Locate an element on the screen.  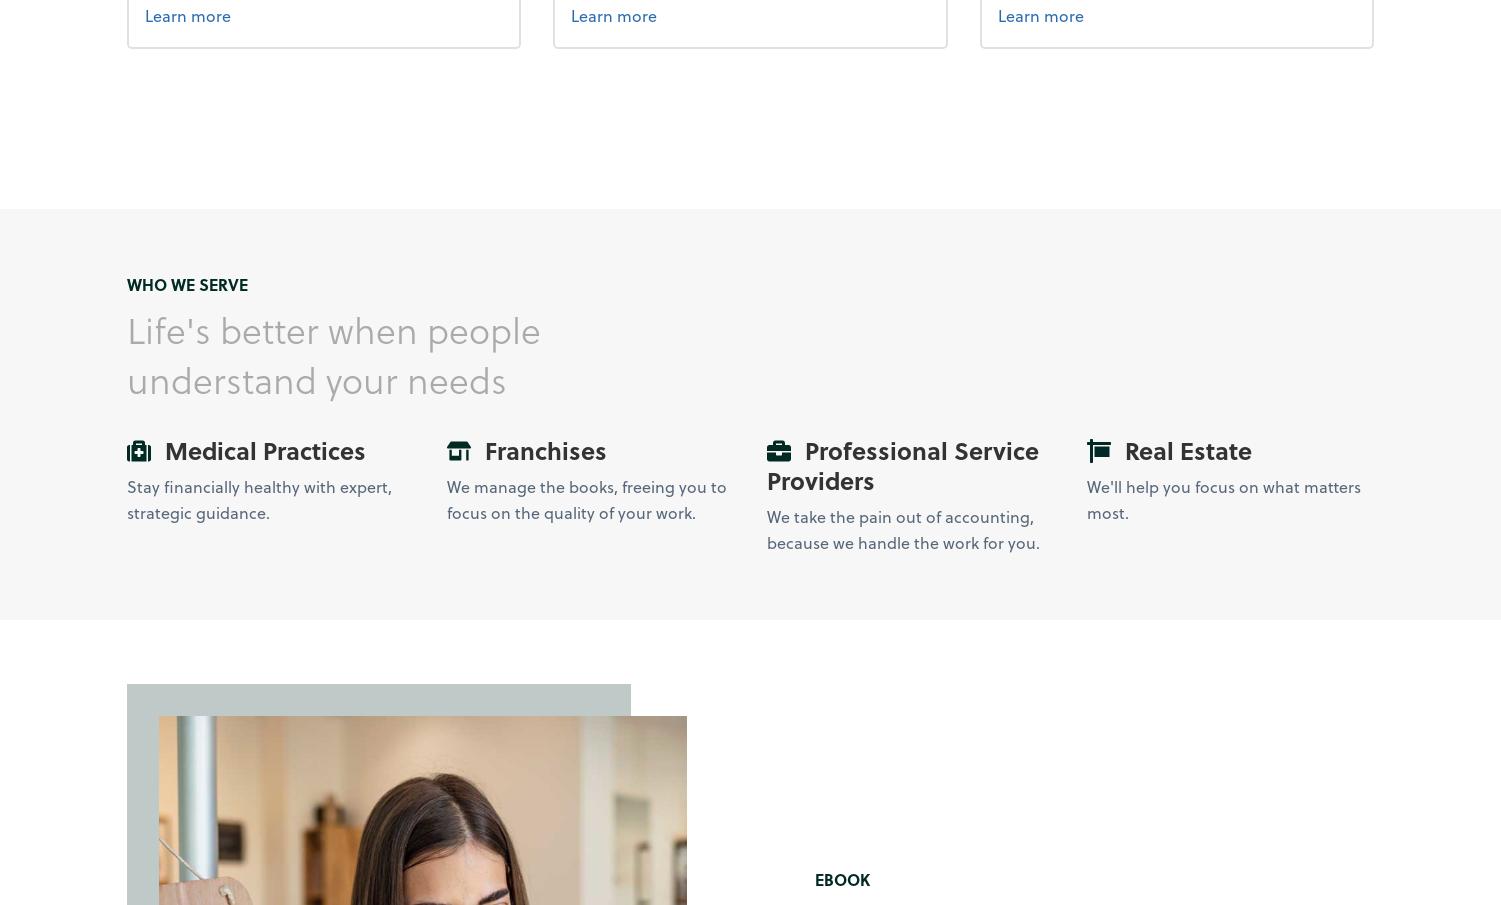
'Franchises' is located at coordinates (541, 449).